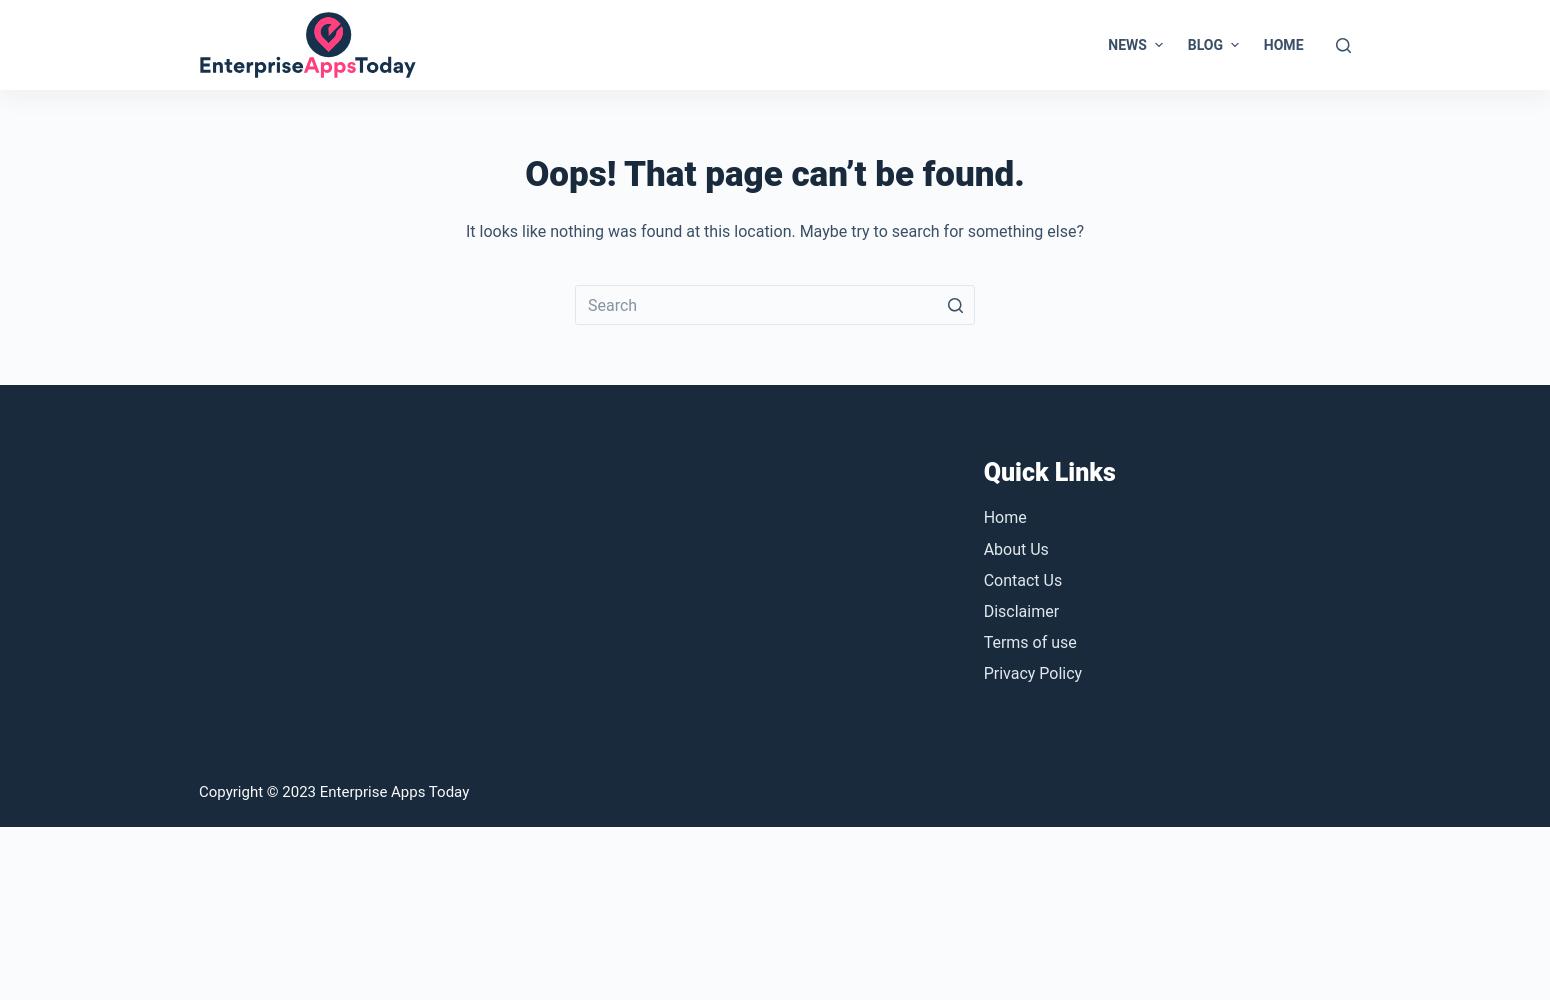 Image resolution: width=1550 pixels, height=1000 pixels. I want to click on 'Privacy Policy', so click(1032, 673).